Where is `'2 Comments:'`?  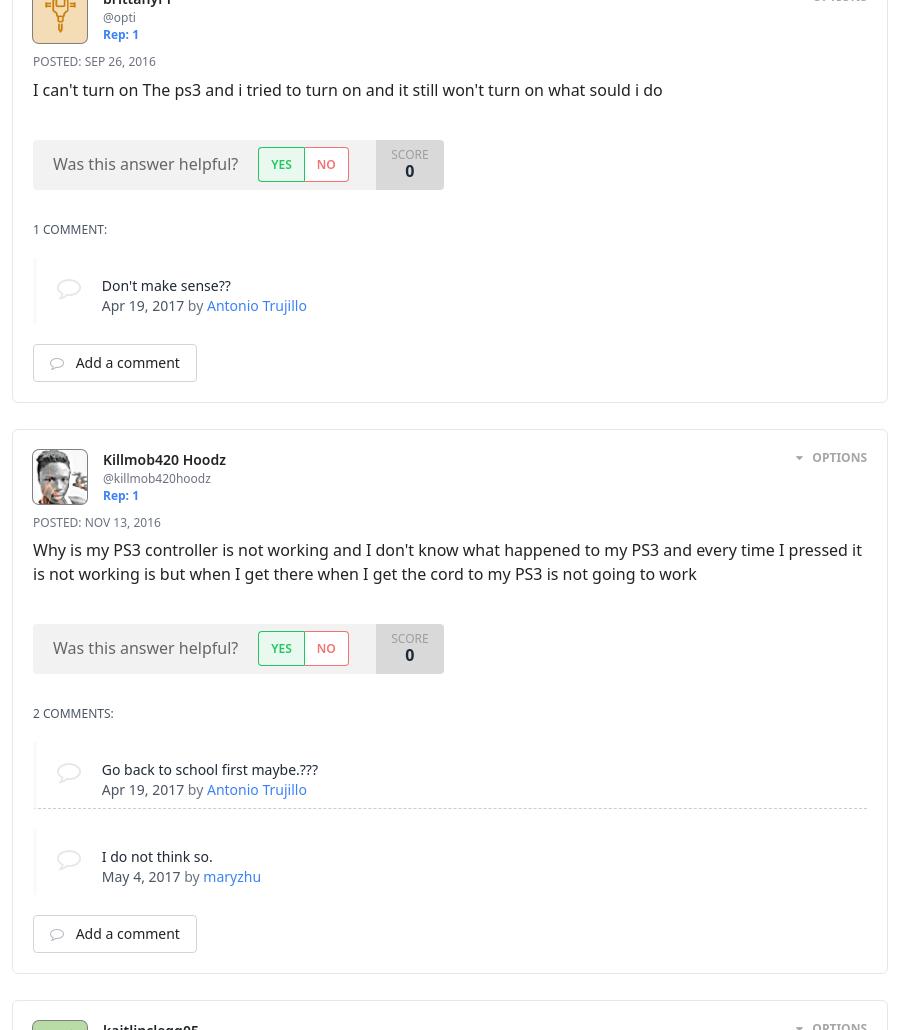
'2 Comments:' is located at coordinates (71, 713).